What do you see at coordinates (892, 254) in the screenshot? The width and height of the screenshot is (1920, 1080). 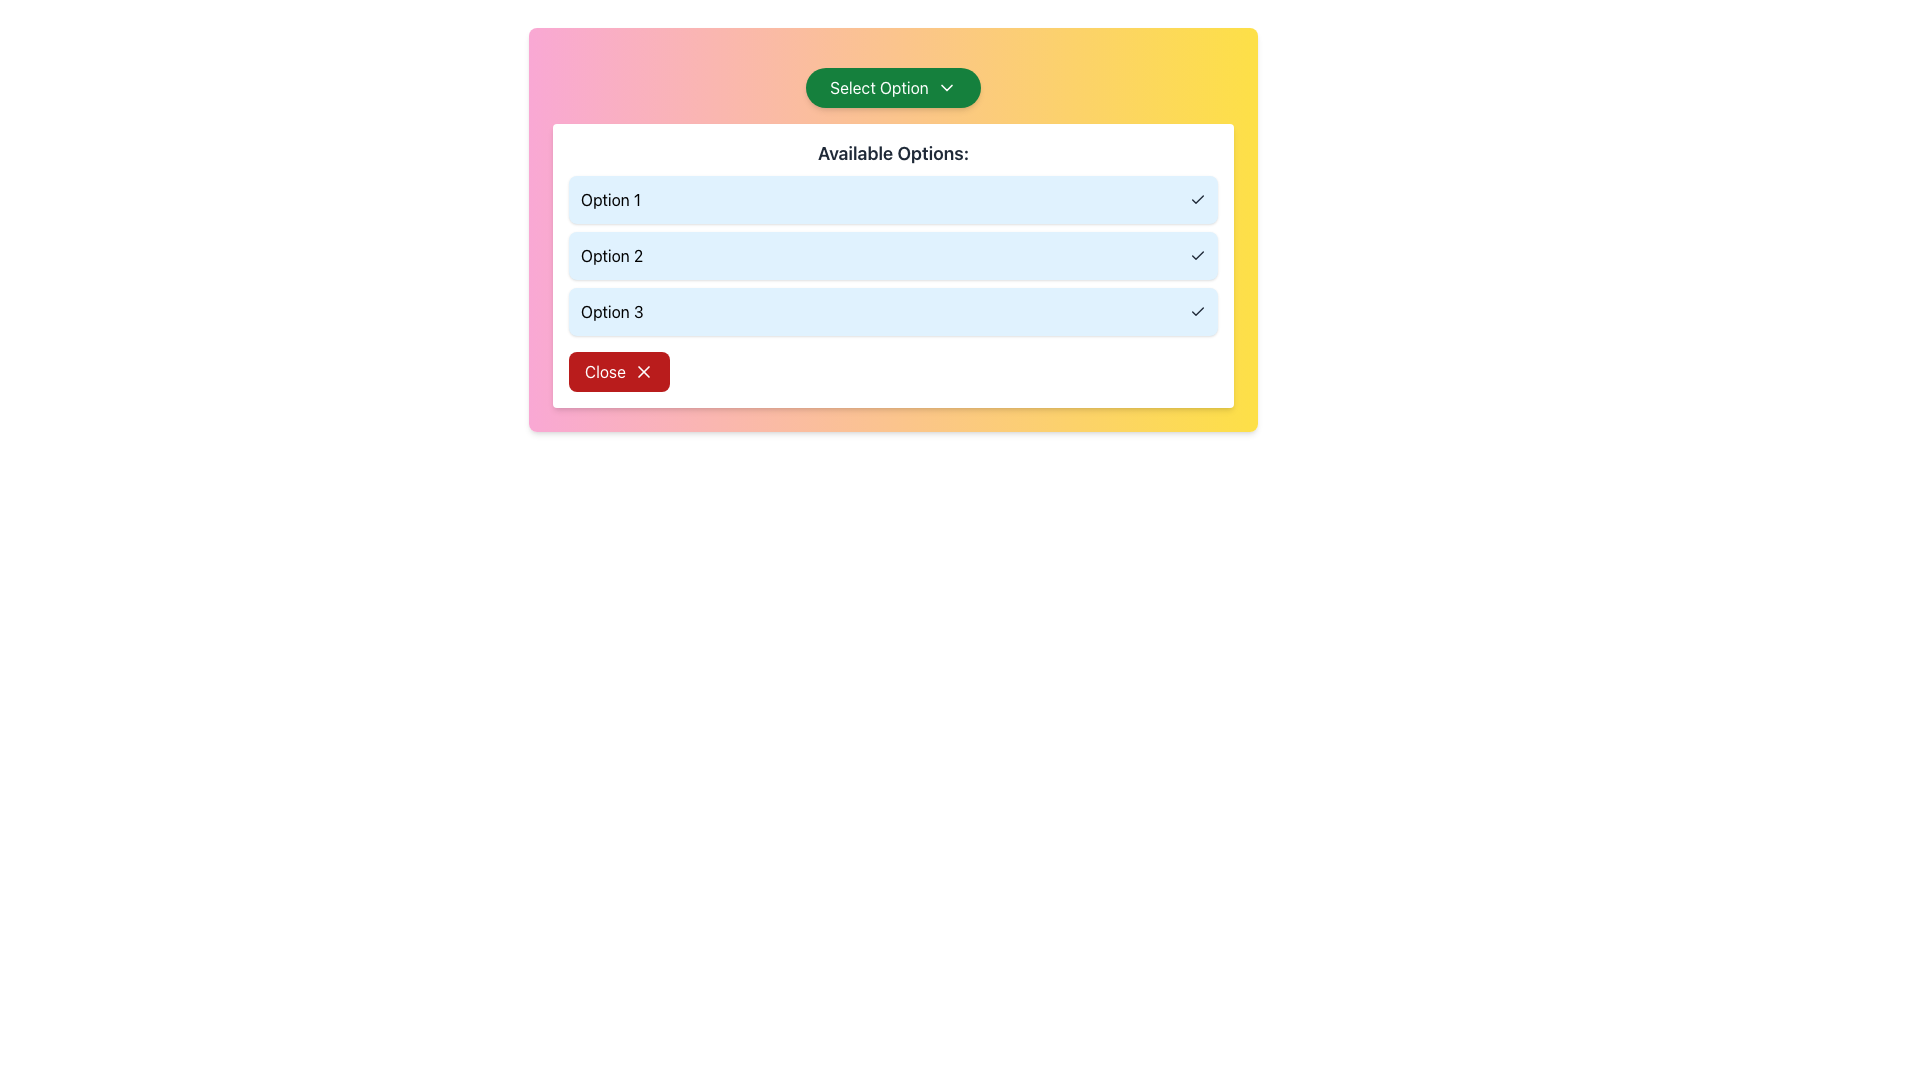 I see `the second selectable option` at bounding box center [892, 254].